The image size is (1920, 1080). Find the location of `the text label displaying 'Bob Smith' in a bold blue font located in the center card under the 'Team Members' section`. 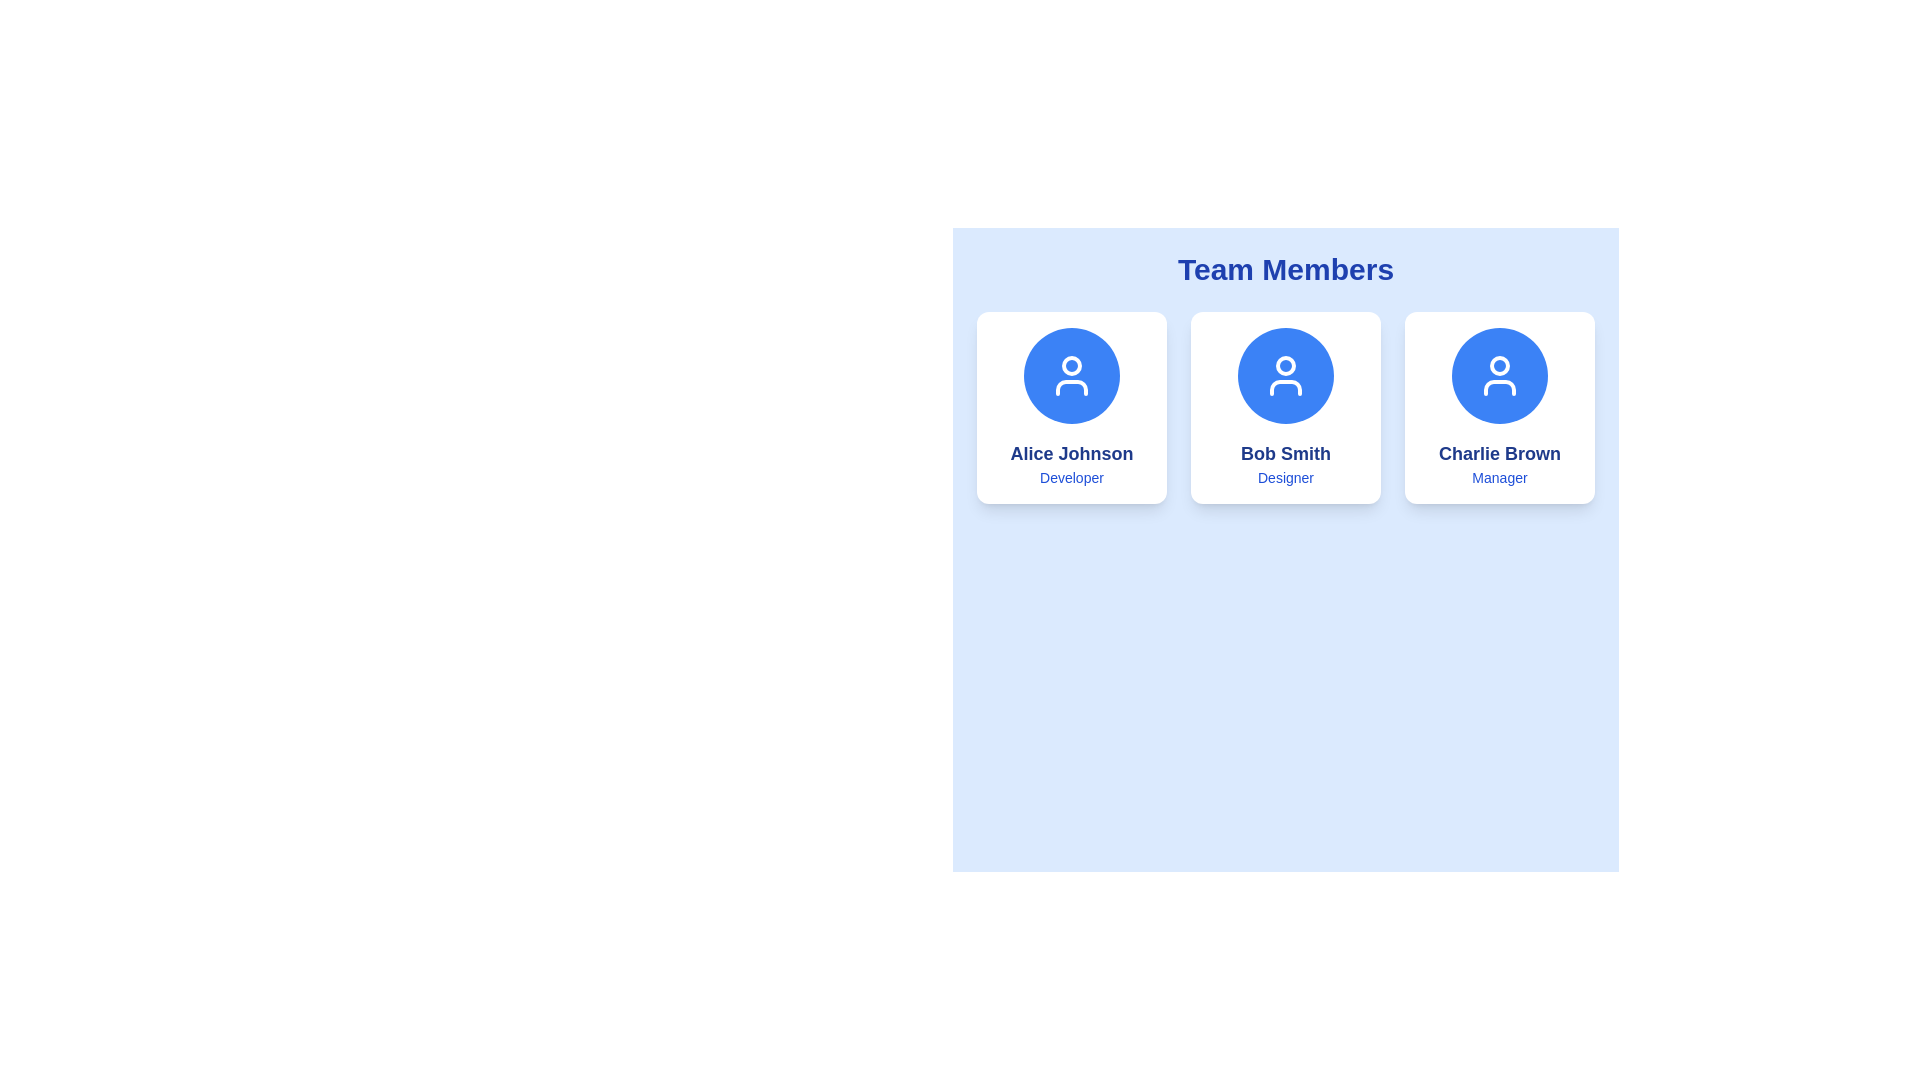

the text label displaying 'Bob Smith' in a bold blue font located in the center card under the 'Team Members' section is located at coordinates (1286, 454).